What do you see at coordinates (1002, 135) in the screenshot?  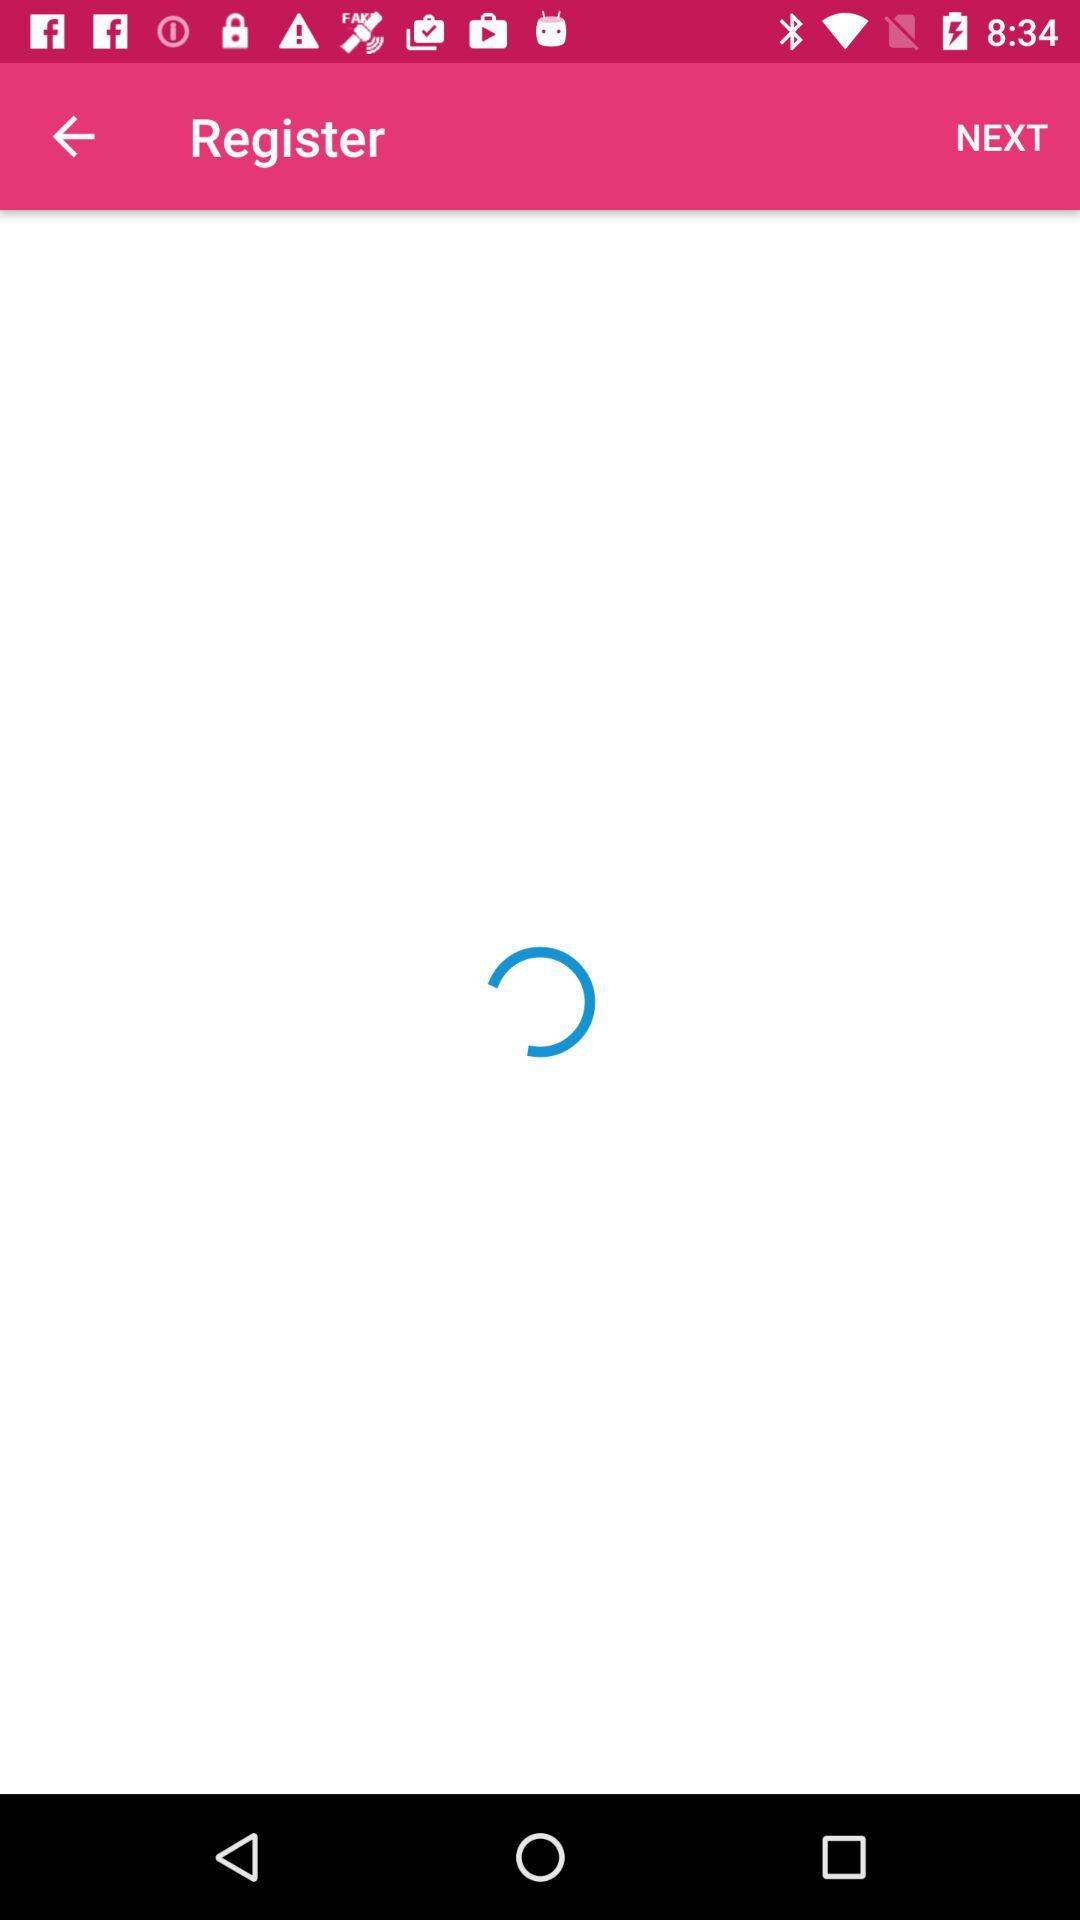 I see `the next icon` at bounding box center [1002, 135].